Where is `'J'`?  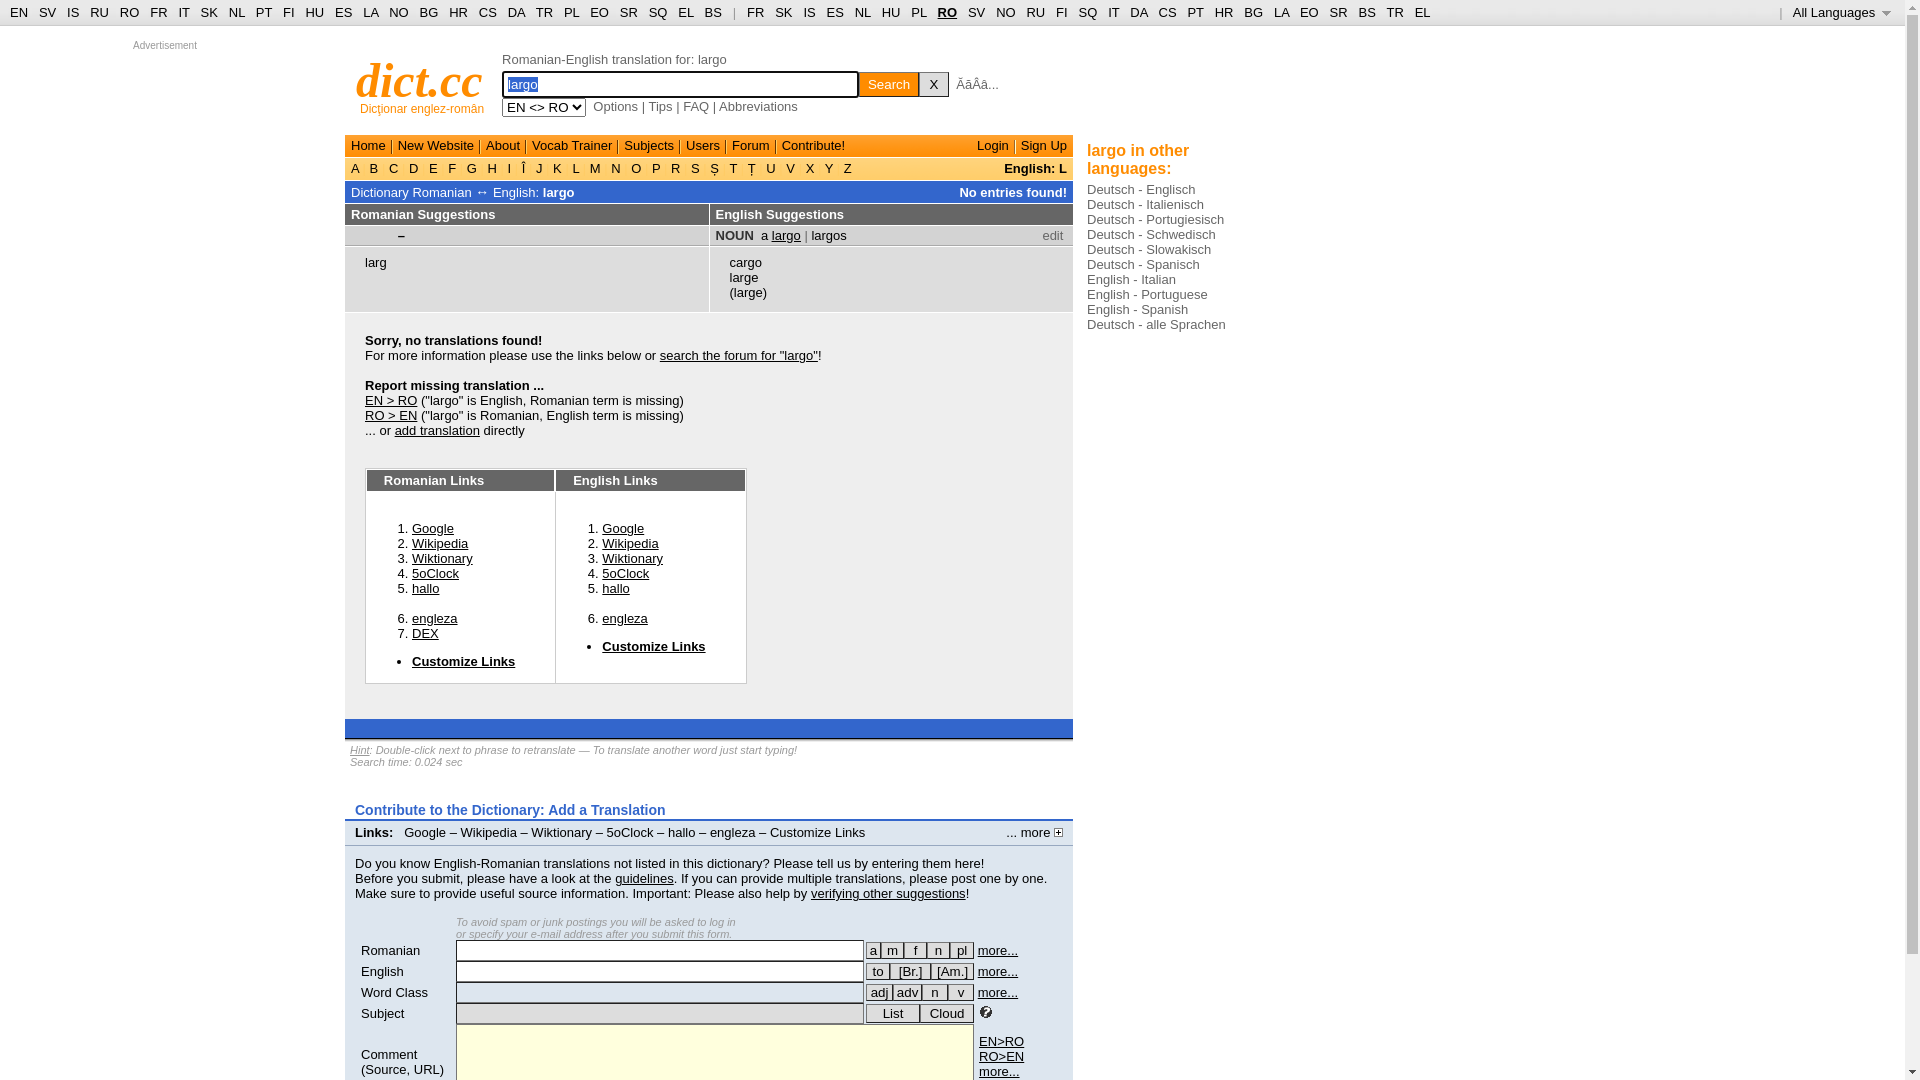
'J' is located at coordinates (538, 167).